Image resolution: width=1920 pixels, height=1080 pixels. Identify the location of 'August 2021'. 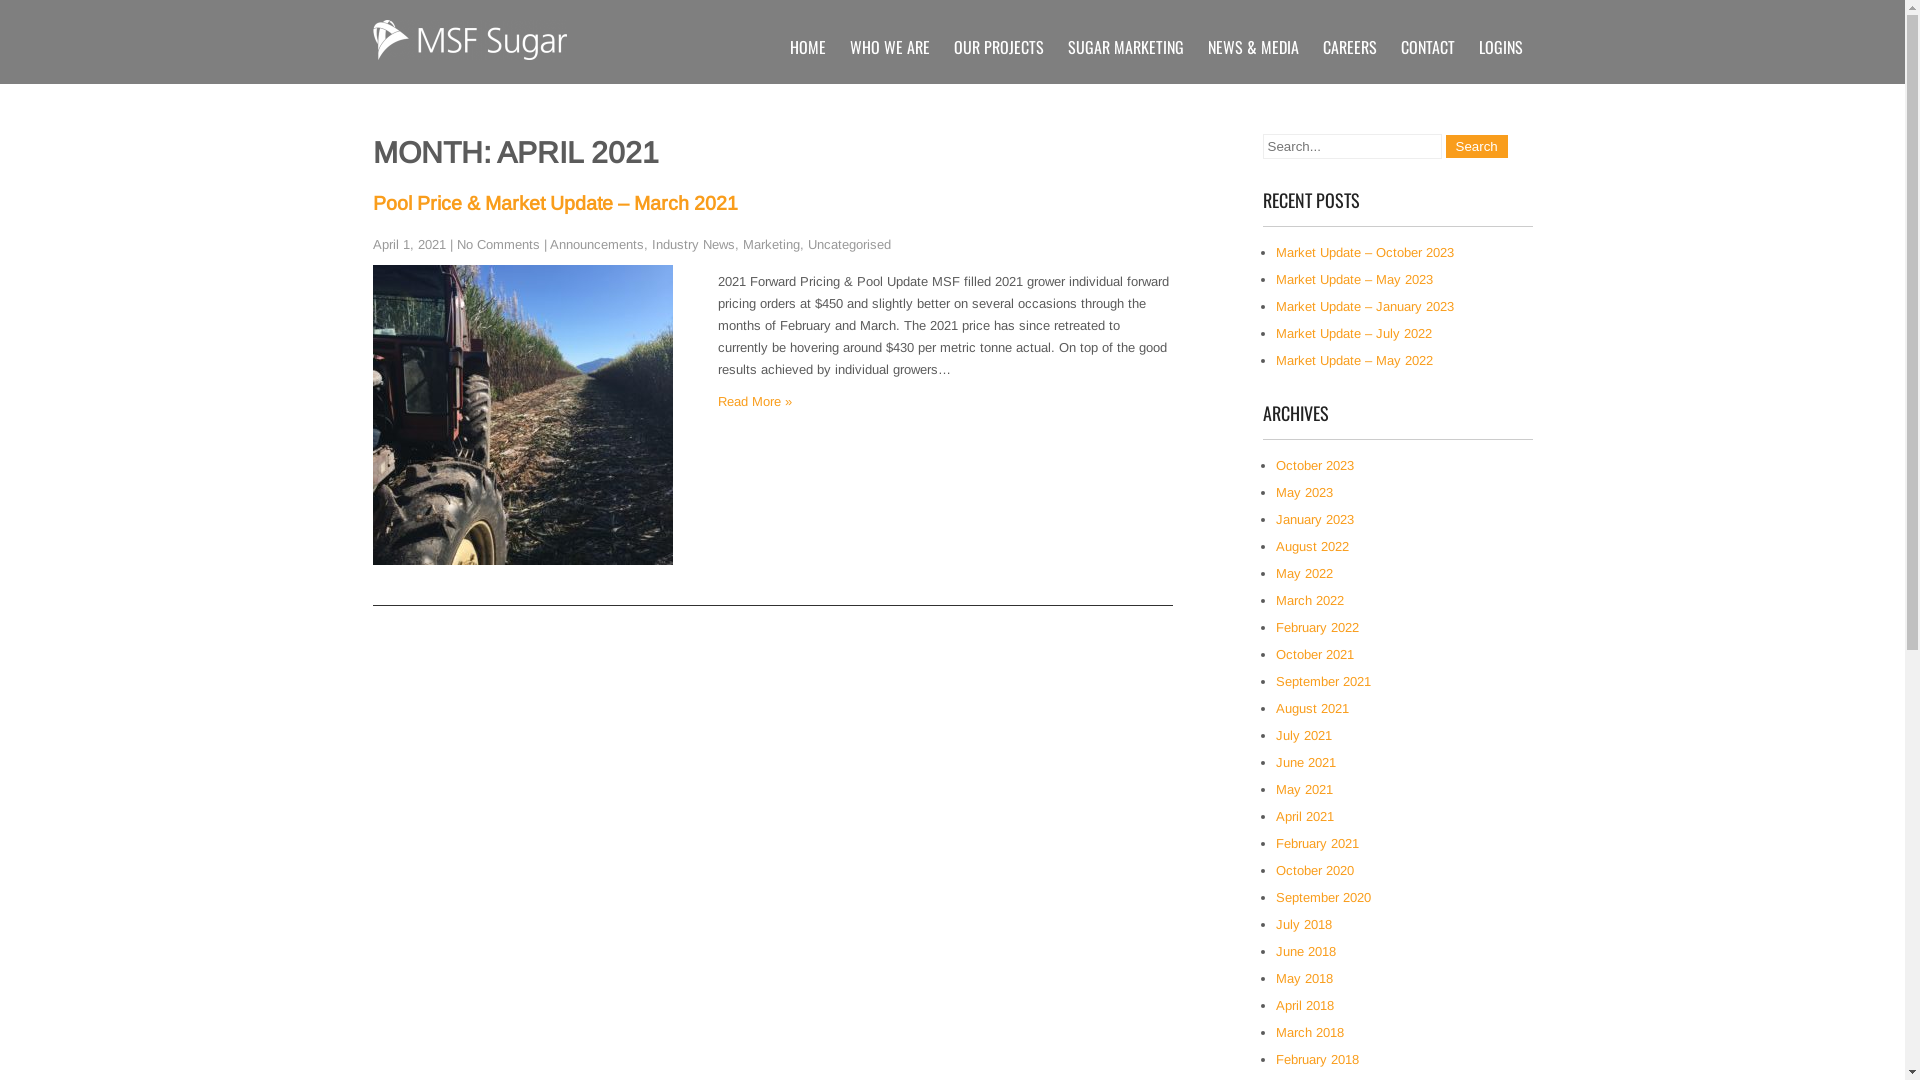
(1312, 707).